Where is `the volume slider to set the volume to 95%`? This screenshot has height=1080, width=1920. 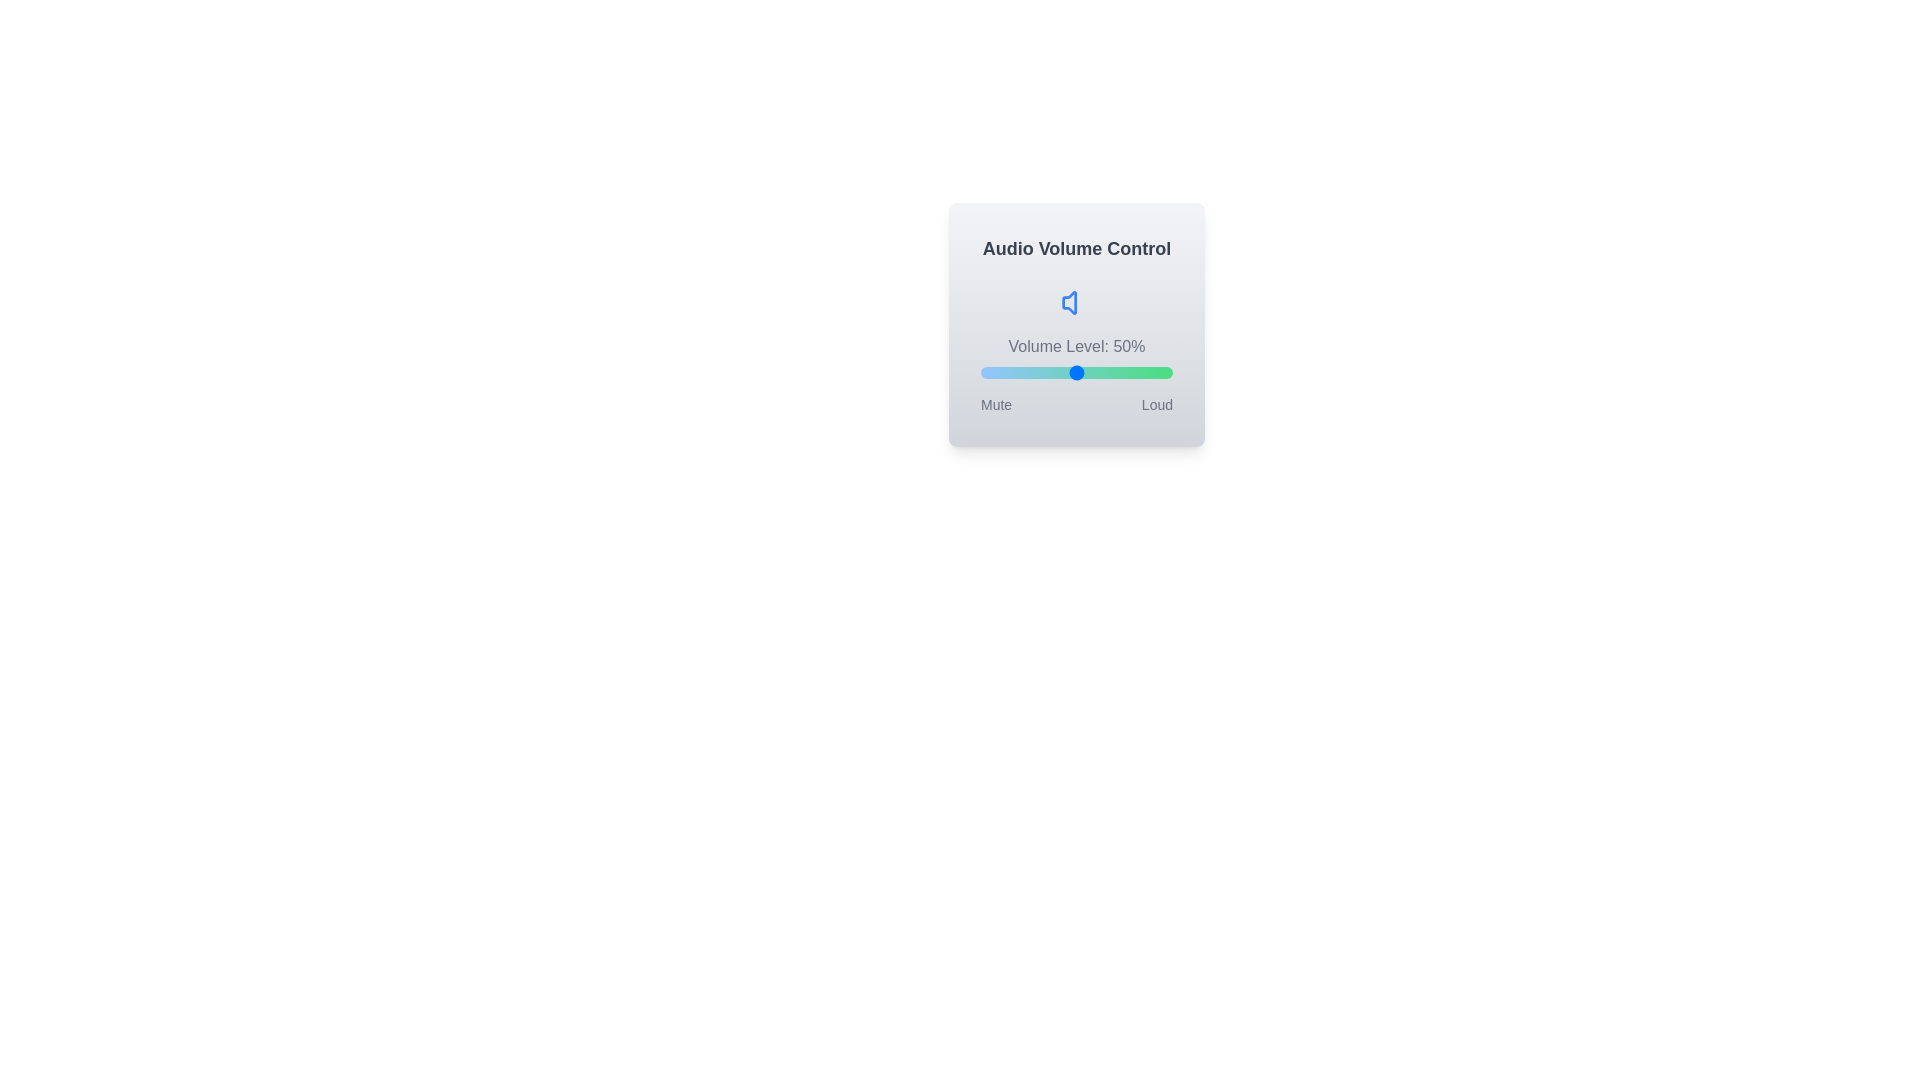
the volume slider to set the volume to 95% is located at coordinates (1163, 373).